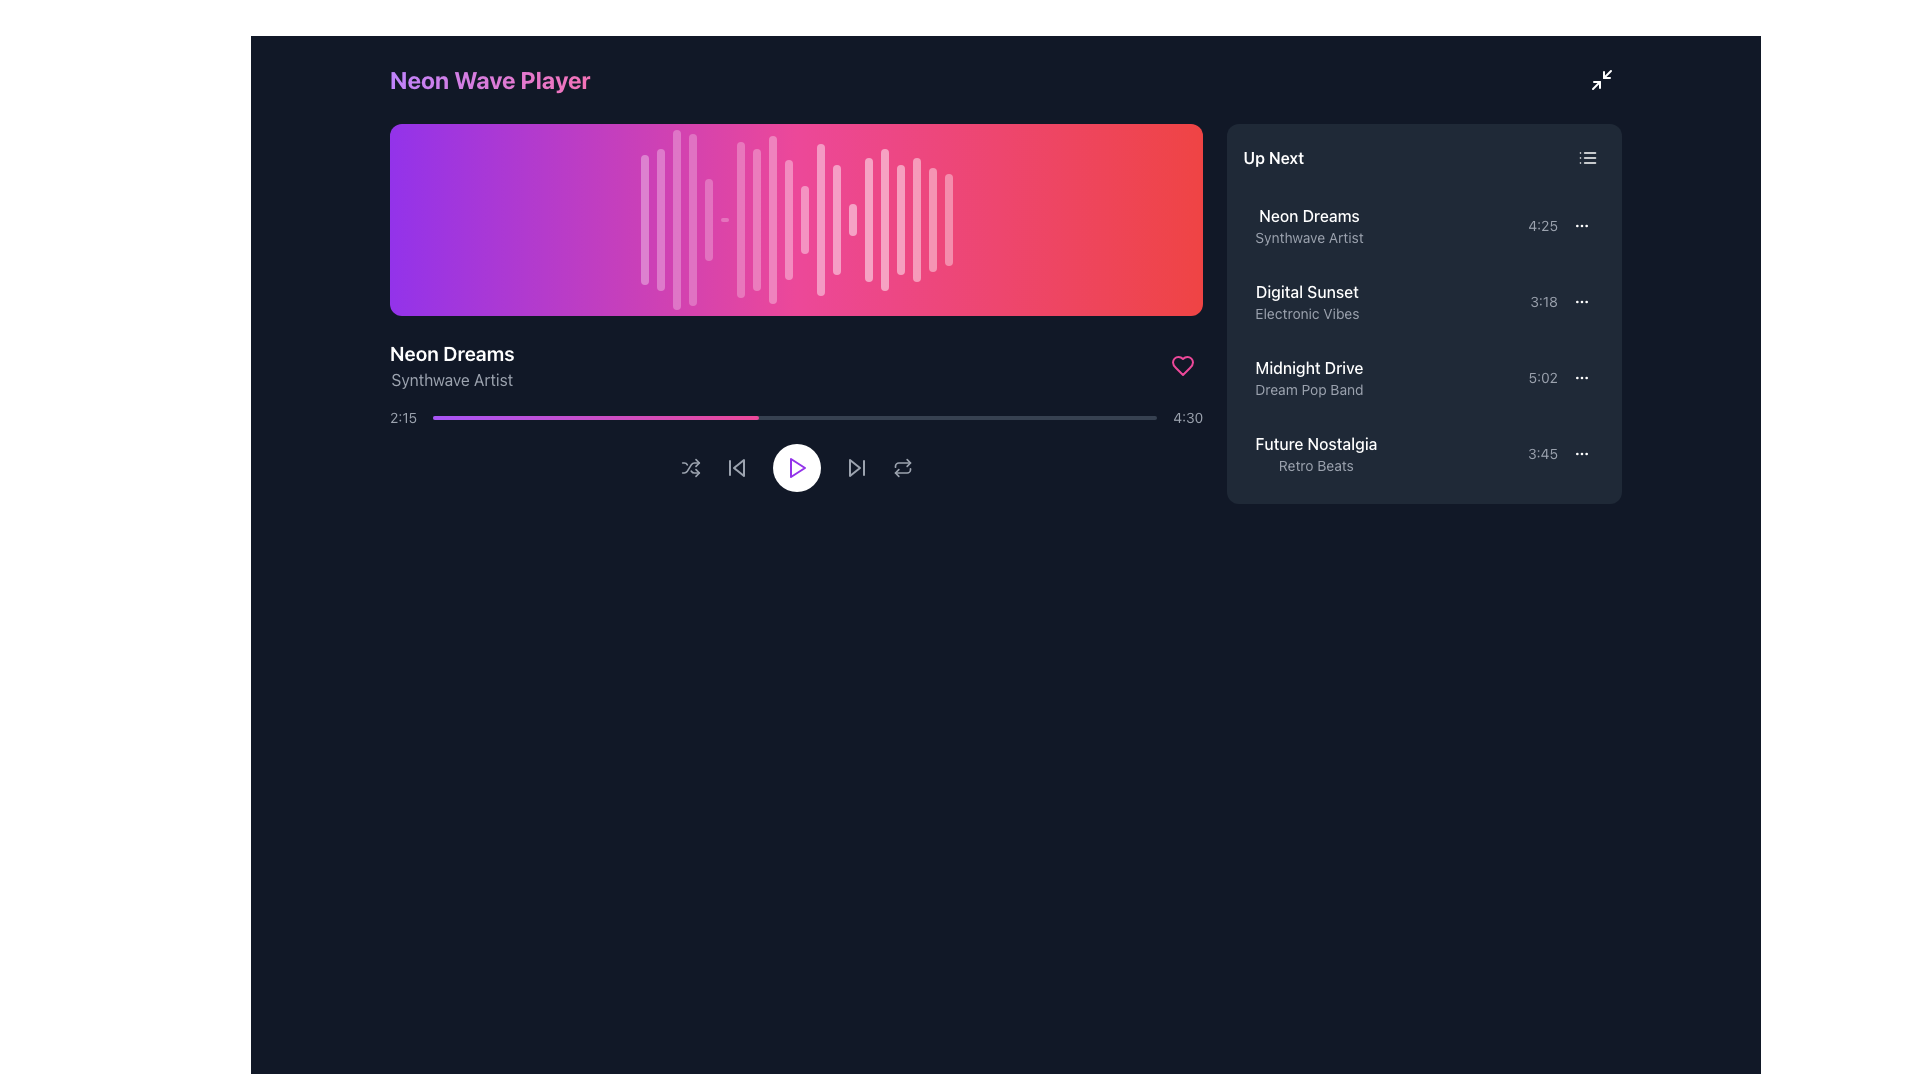  What do you see at coordinates (820, 219) in the screenshot?
I see `the twelfth waveform bar in the audio visualization component, which visually represents the audio's dynamics and beats during playback` at bounding box center [820, 219].